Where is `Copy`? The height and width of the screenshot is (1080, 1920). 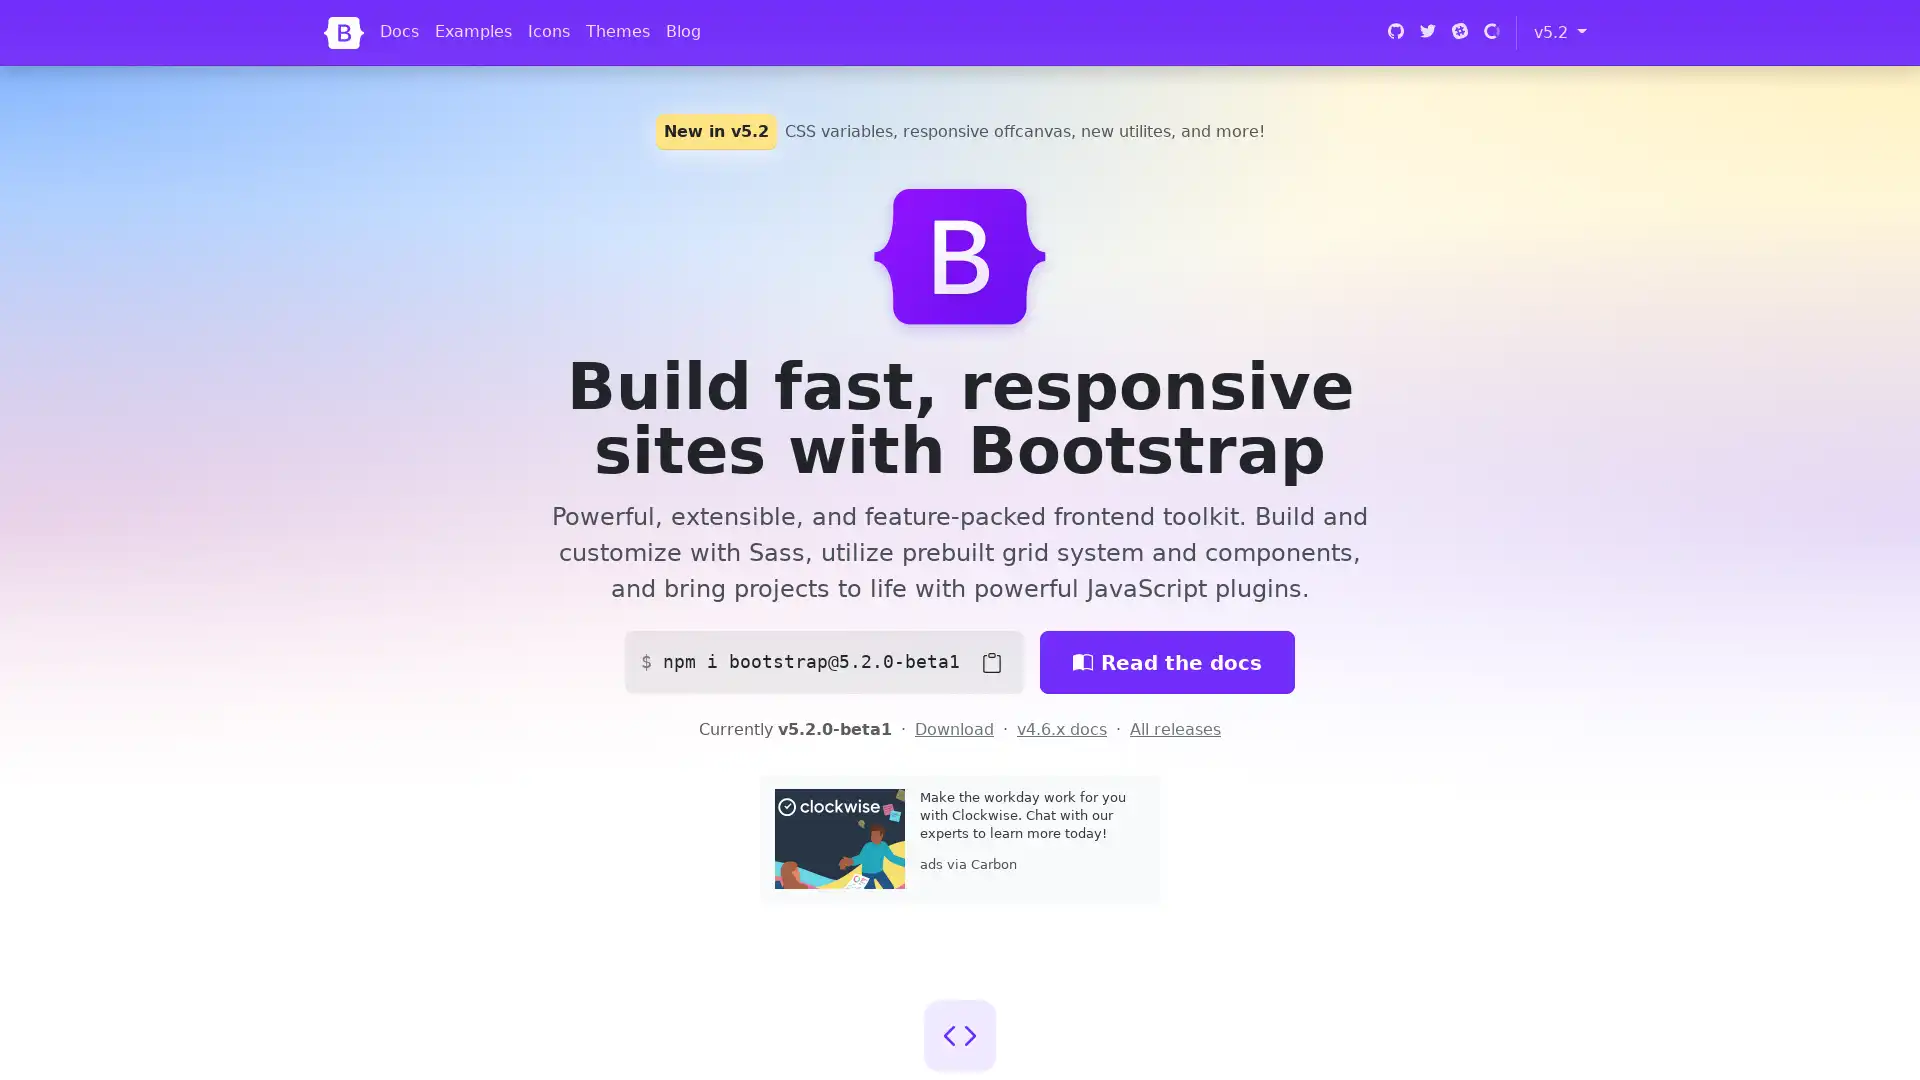 Copy is located at coordinates (992, 661).